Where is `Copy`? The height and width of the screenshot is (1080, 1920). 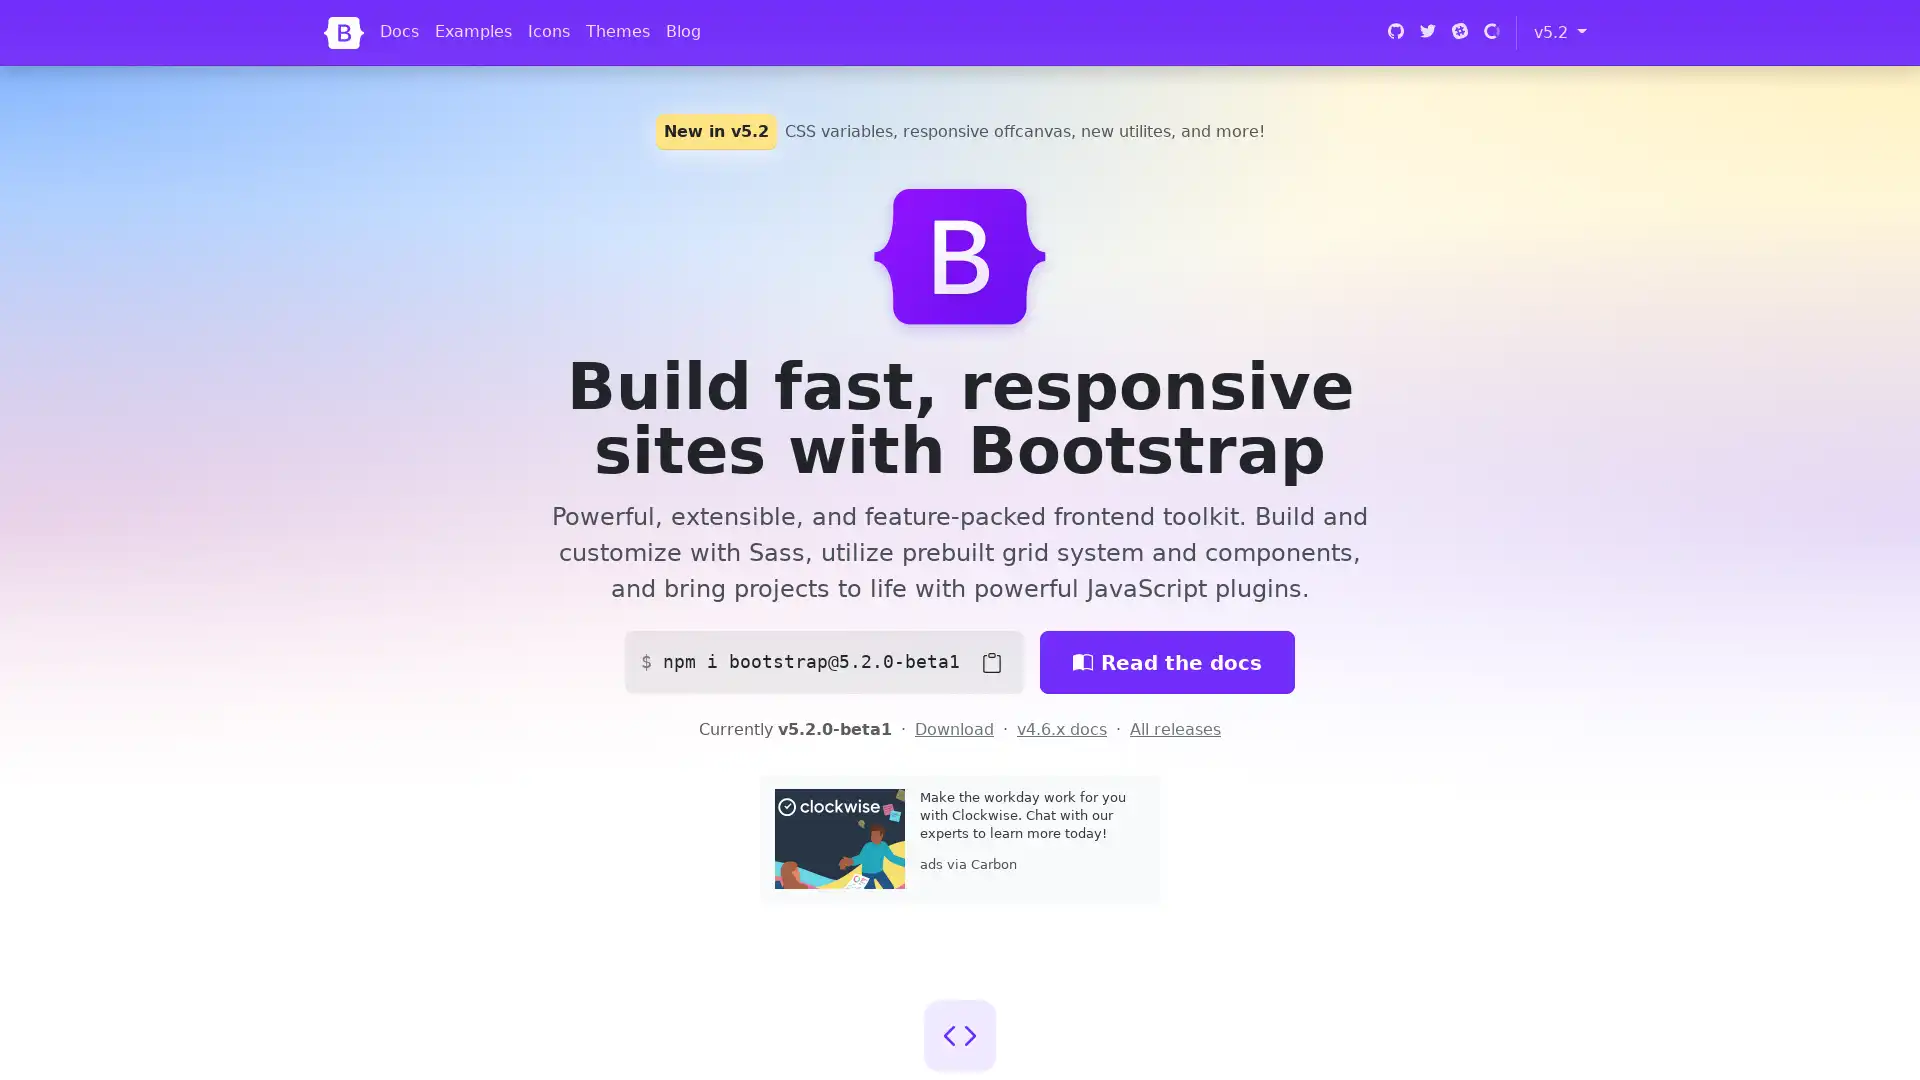 Copy is located at coordinates (992, 661).